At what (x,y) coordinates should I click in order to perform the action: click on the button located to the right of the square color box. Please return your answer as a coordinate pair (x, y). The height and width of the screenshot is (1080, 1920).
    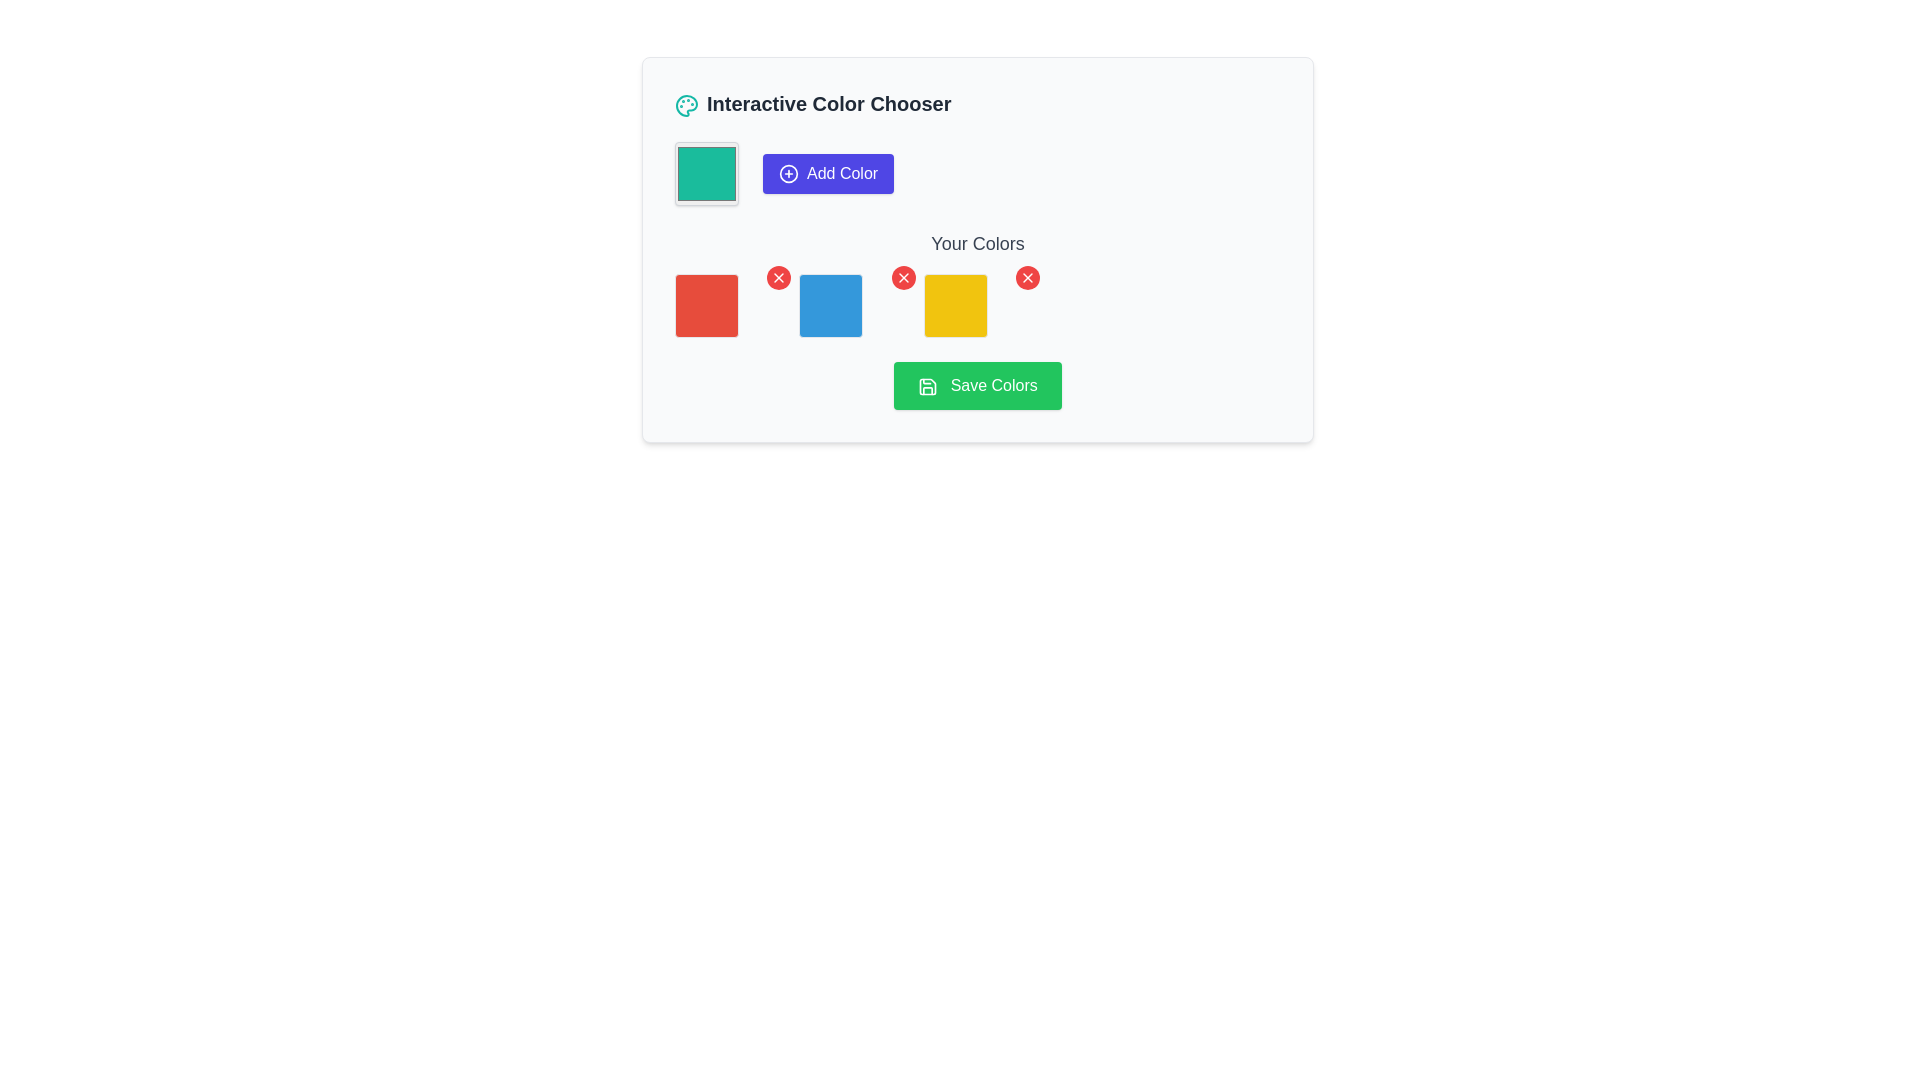
    Looking at the image, I should click on (828, 172).